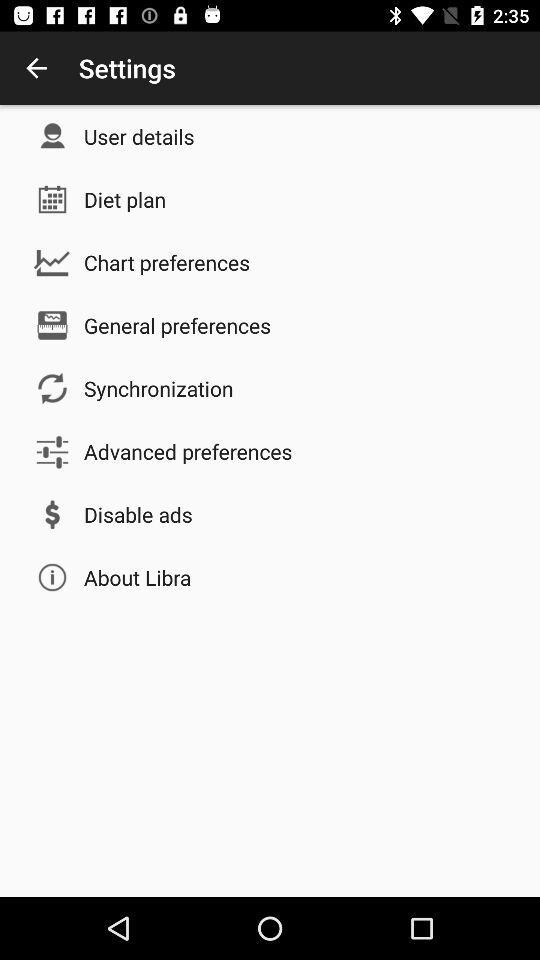 This screenshot has height=960, width=540. Describe the element at coordinates (166, 261) in the screenshot. I see `chart preferences` at that location.